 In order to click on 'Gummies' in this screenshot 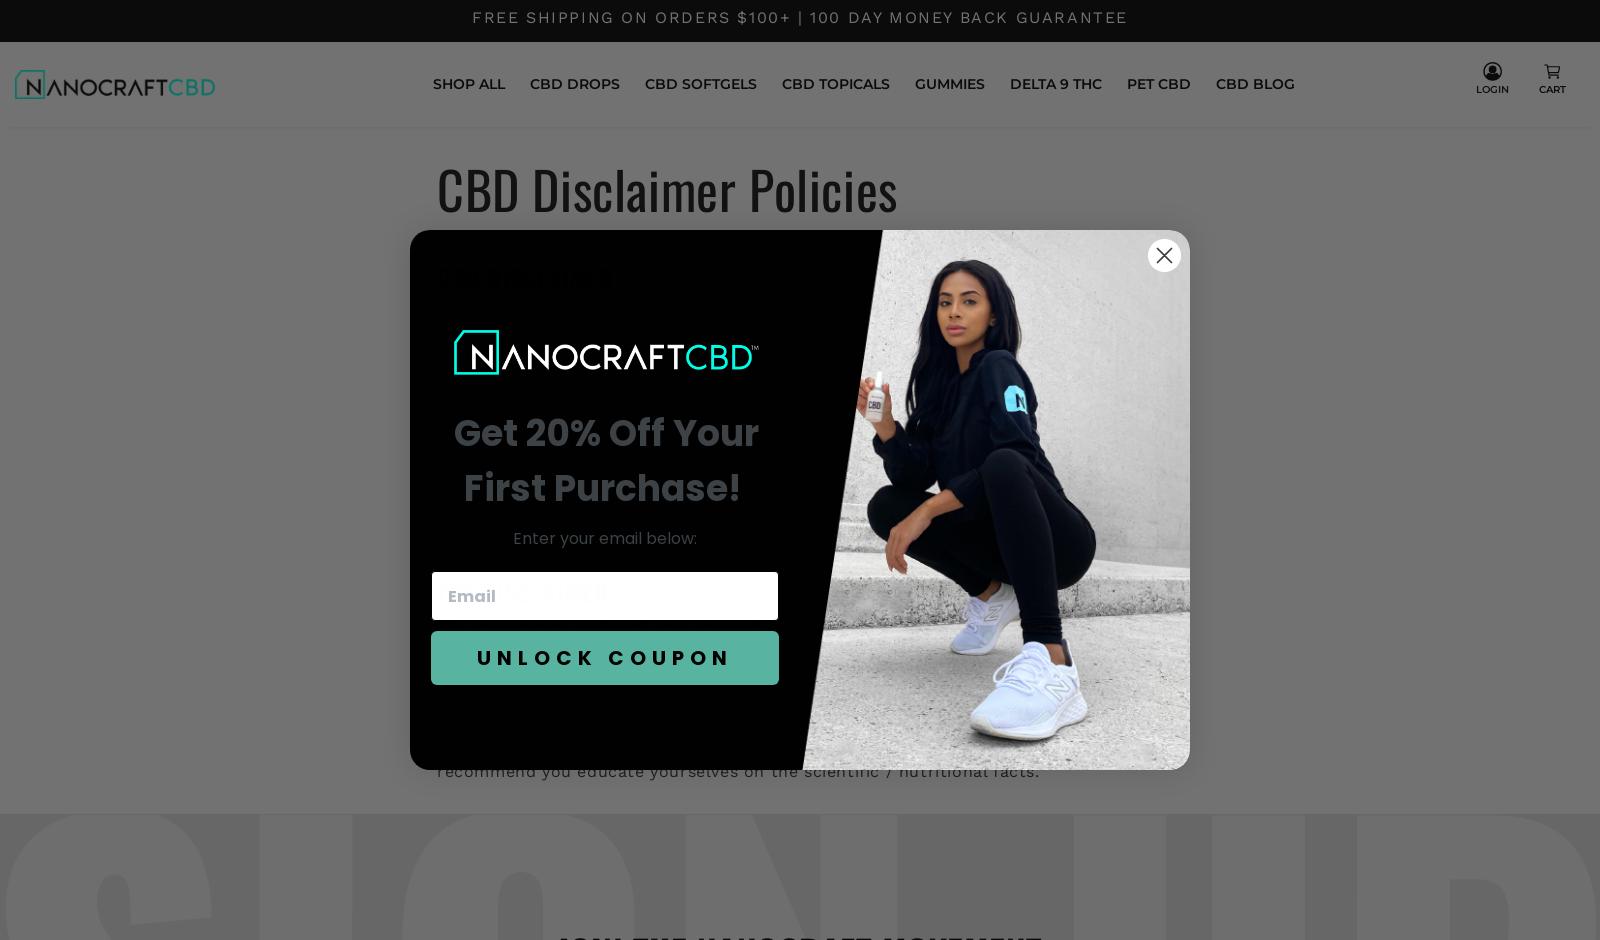, I will do `click(947, 83)`.